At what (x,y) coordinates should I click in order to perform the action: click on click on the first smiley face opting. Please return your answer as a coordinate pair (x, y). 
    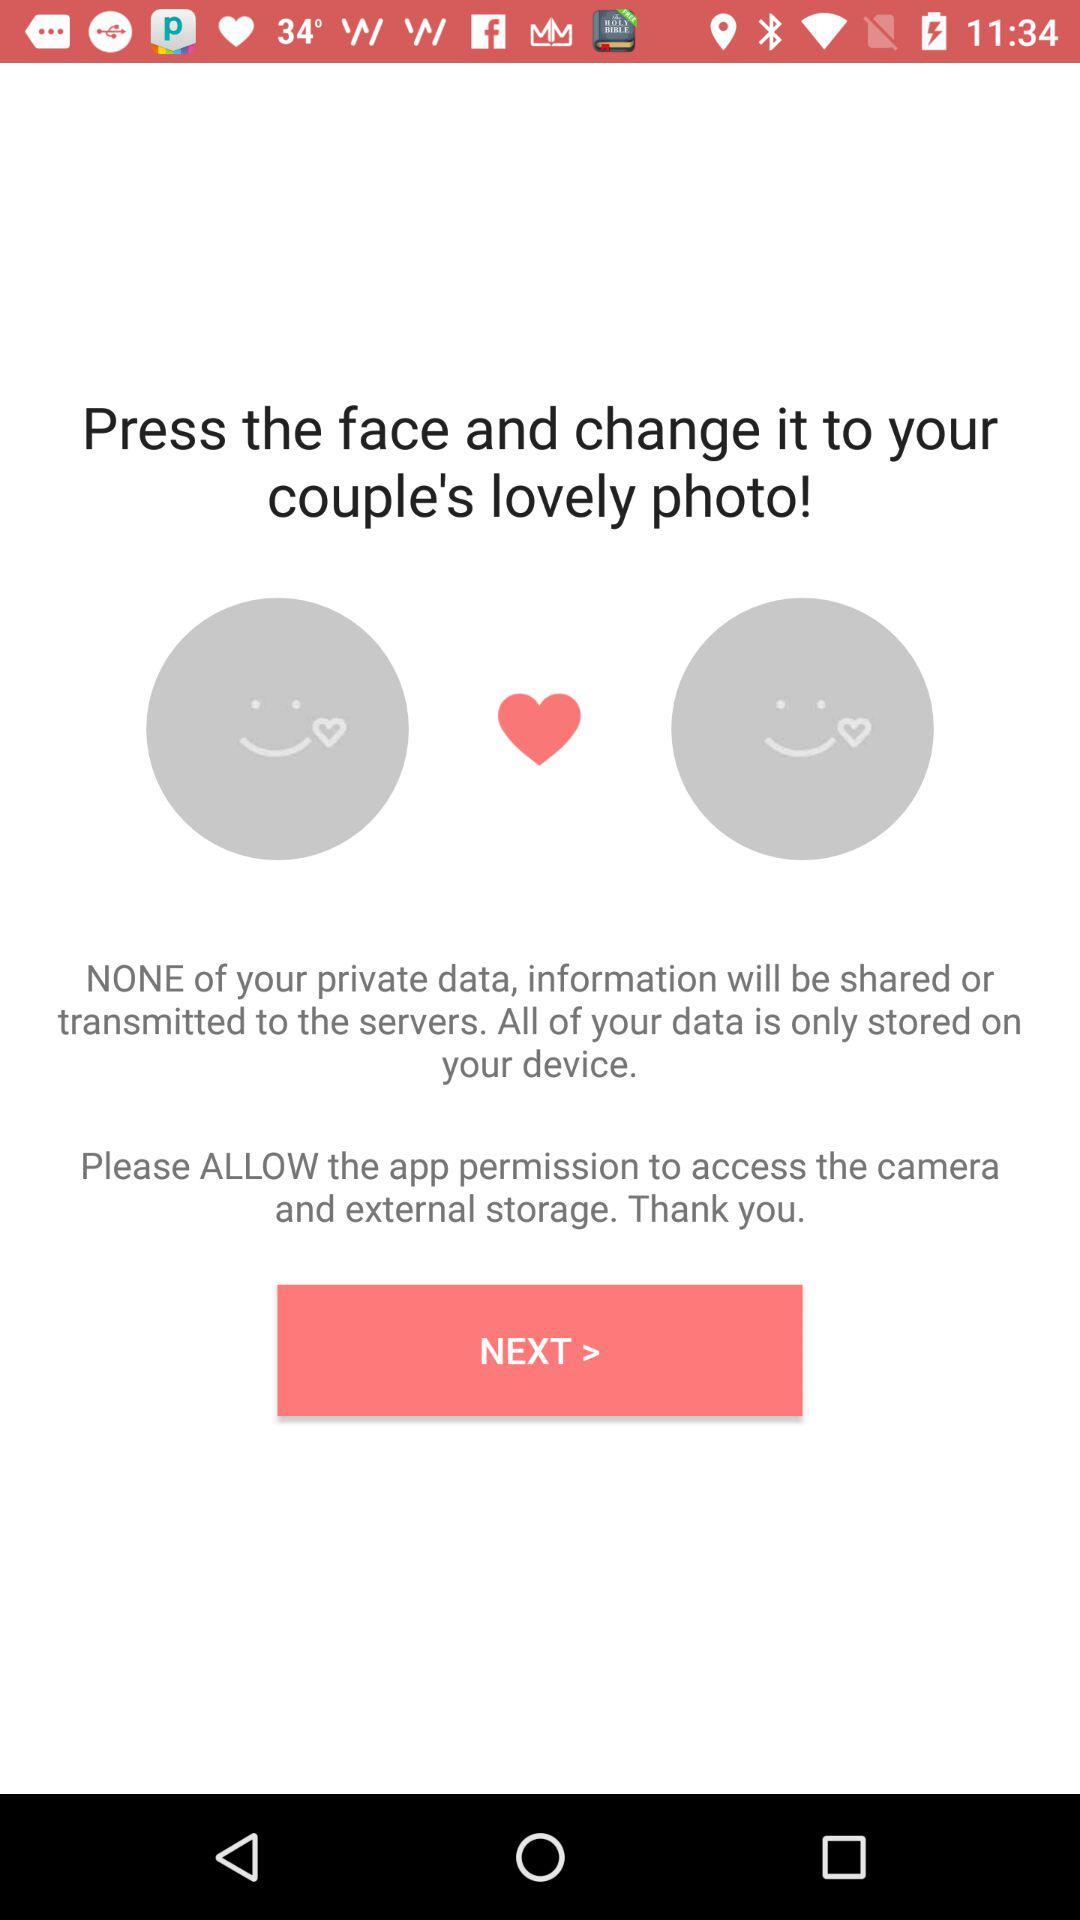
    Looking at the image, I should click on (277, 728).